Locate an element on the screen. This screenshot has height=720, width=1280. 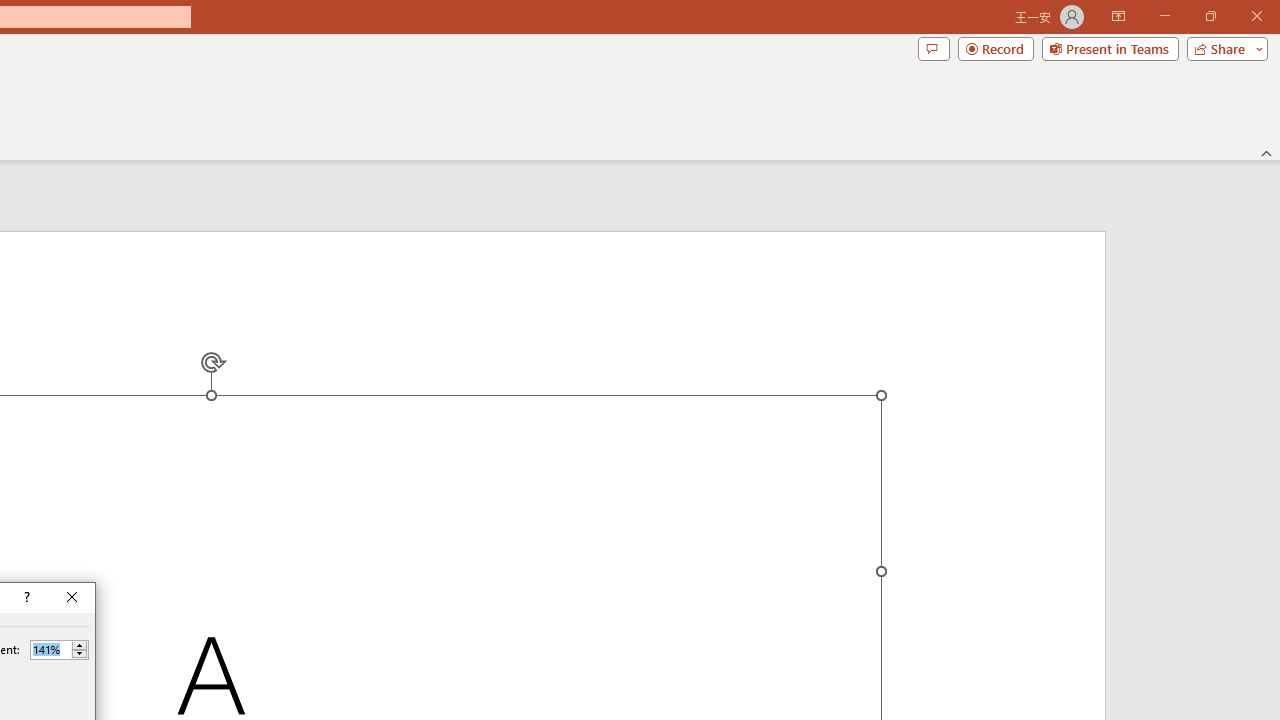
'Context help' is located at coordinates (25, 596).